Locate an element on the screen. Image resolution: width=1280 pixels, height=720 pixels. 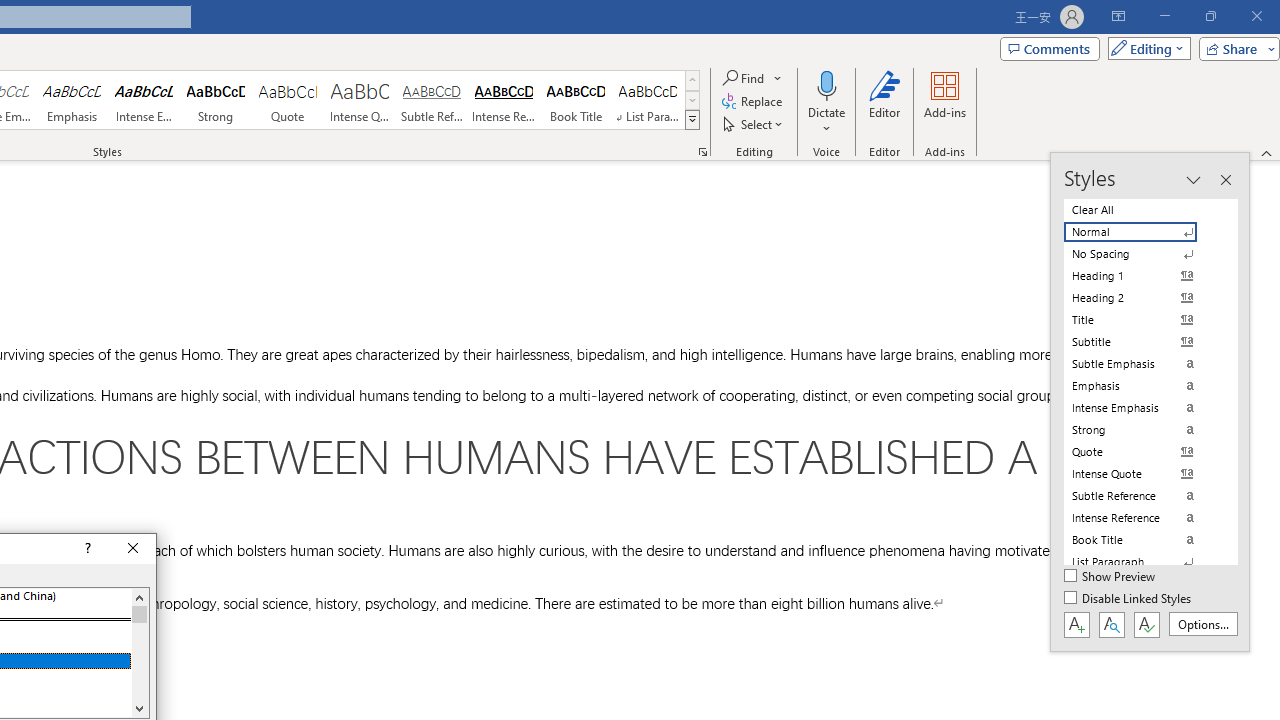
'Subtitle' is located at coordinates (1142, 341).